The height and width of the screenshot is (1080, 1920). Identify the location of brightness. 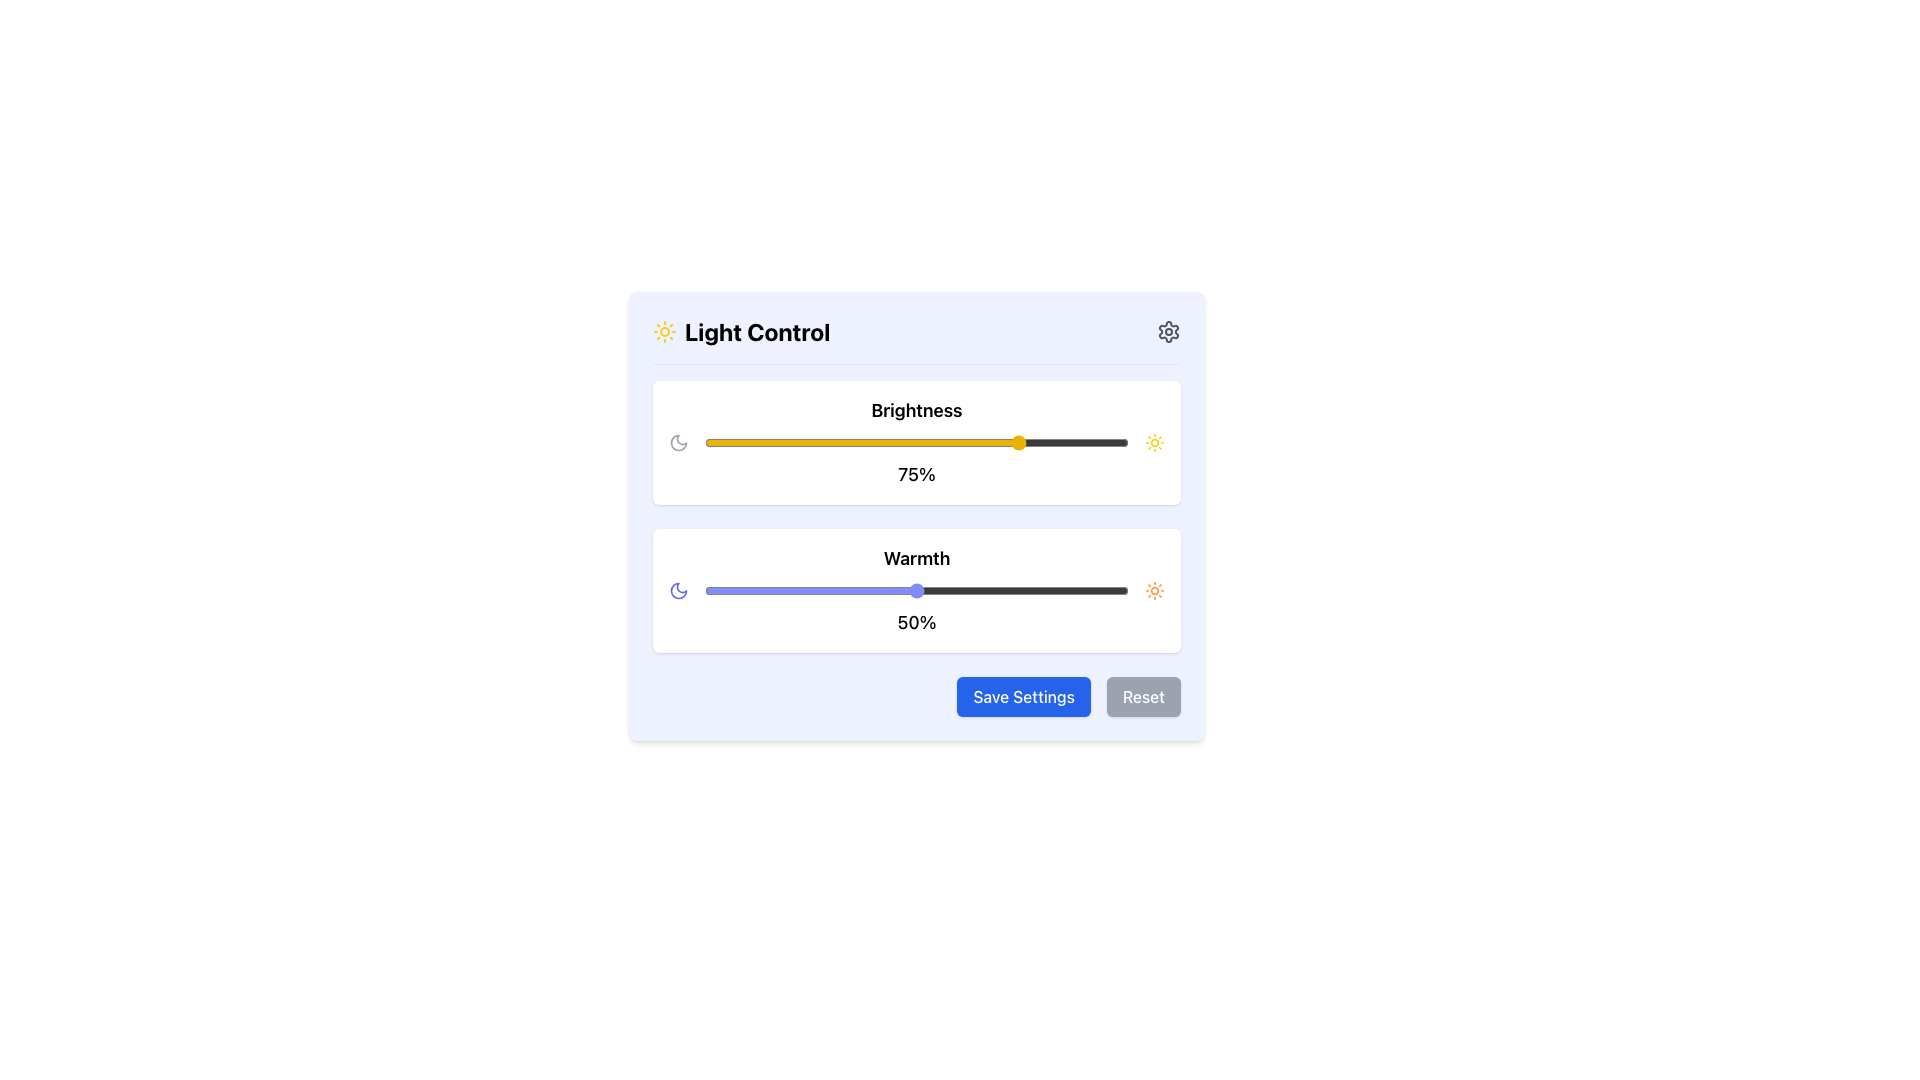
(1010, 442).